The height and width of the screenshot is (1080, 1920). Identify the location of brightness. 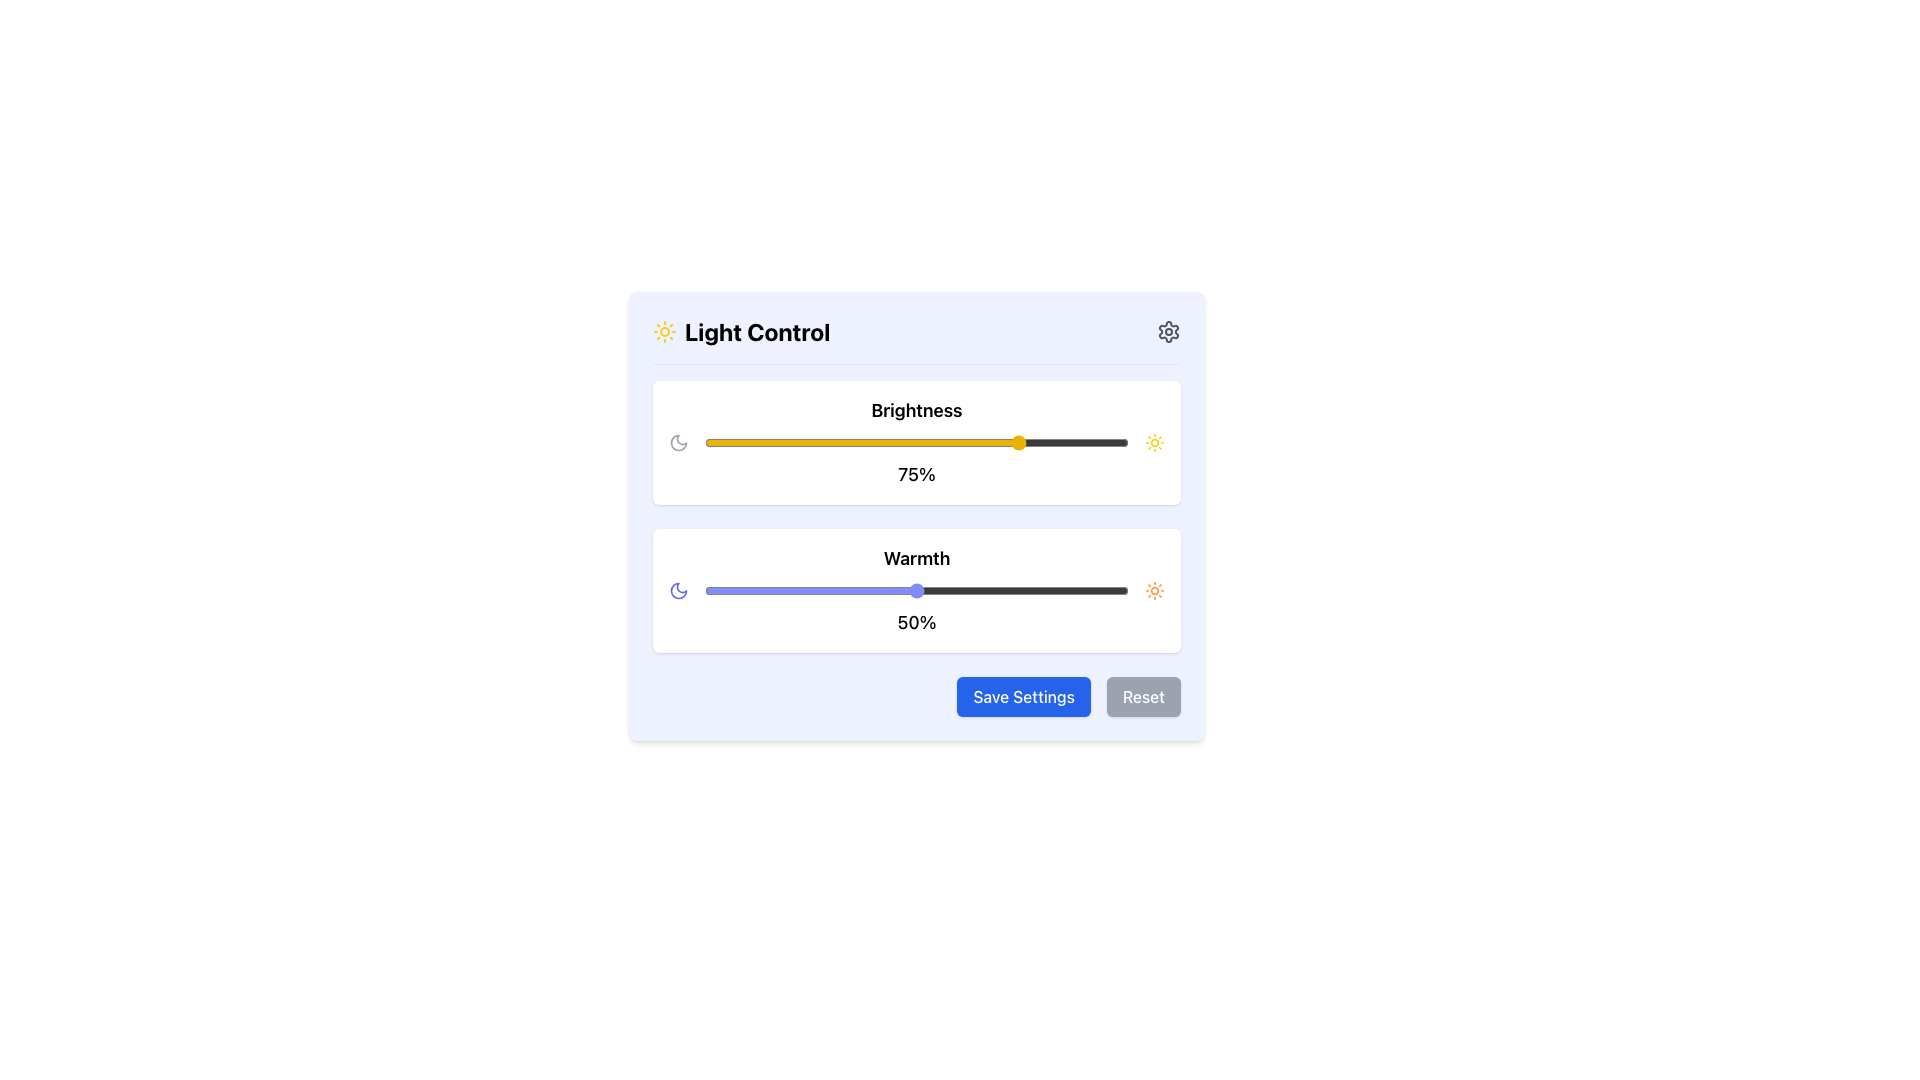
(1010, 442).